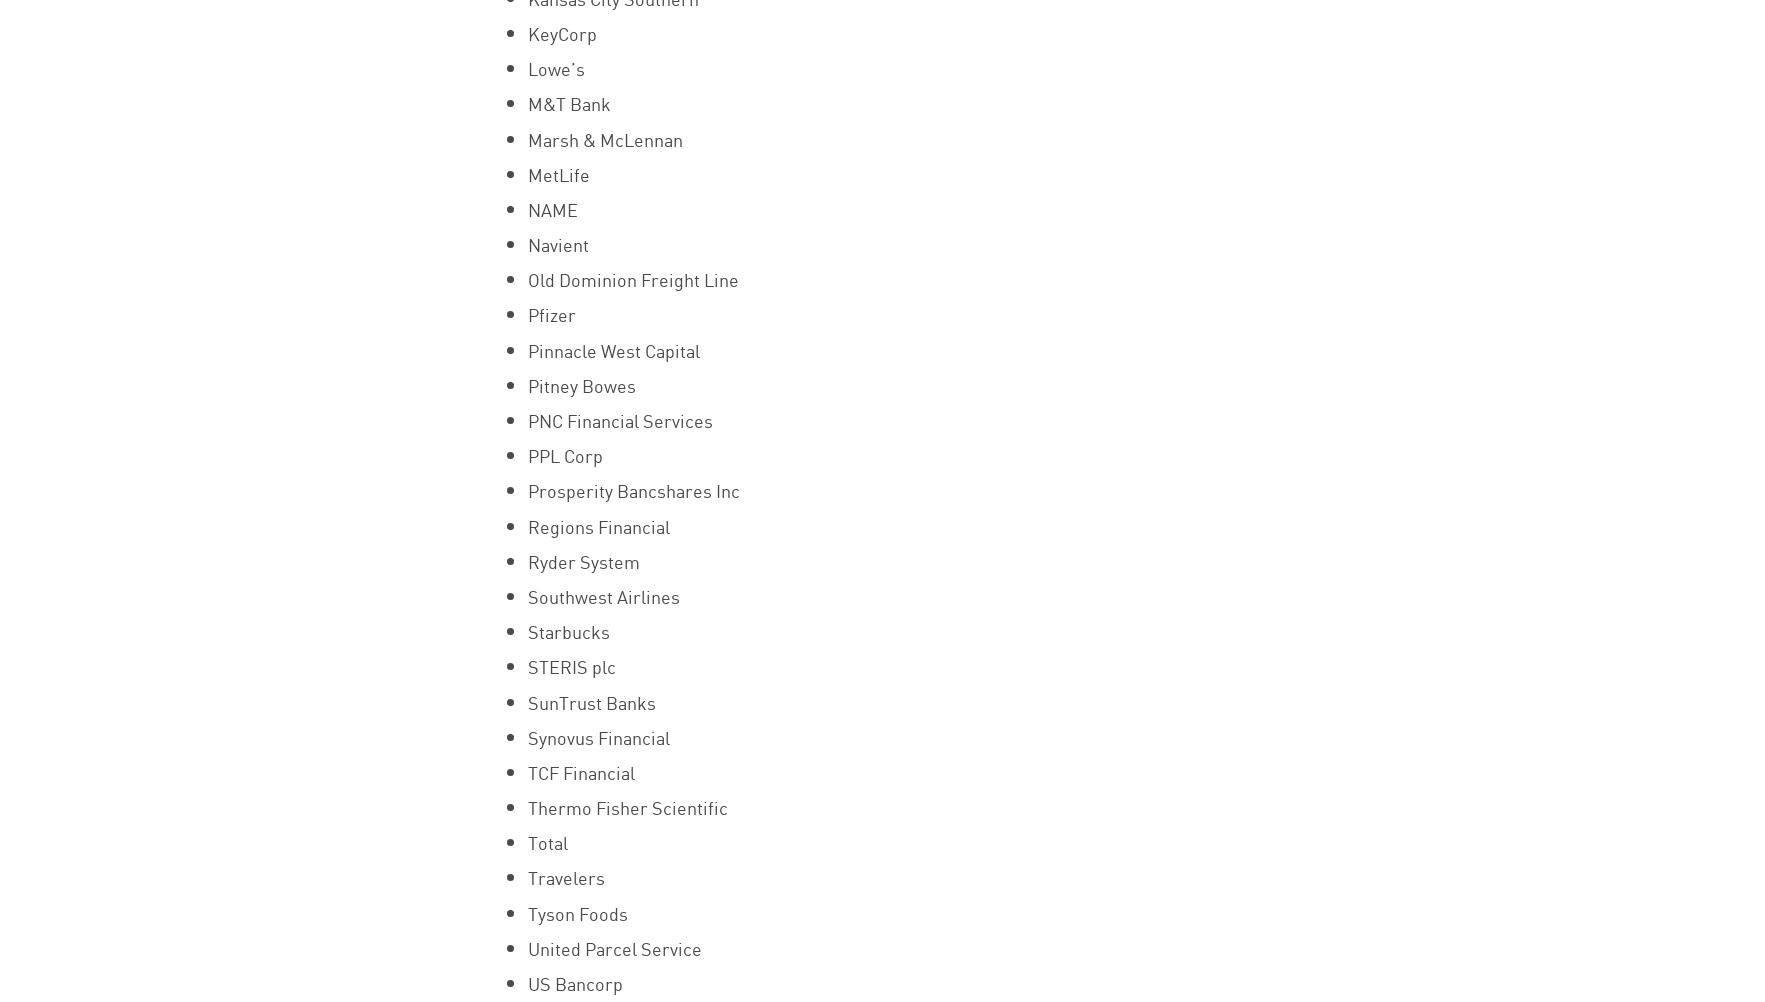 The image size is (1765, 1002). Describe the element at coordinates (566, 629) in the screenshot. I see `'Starbucks'` at that location.